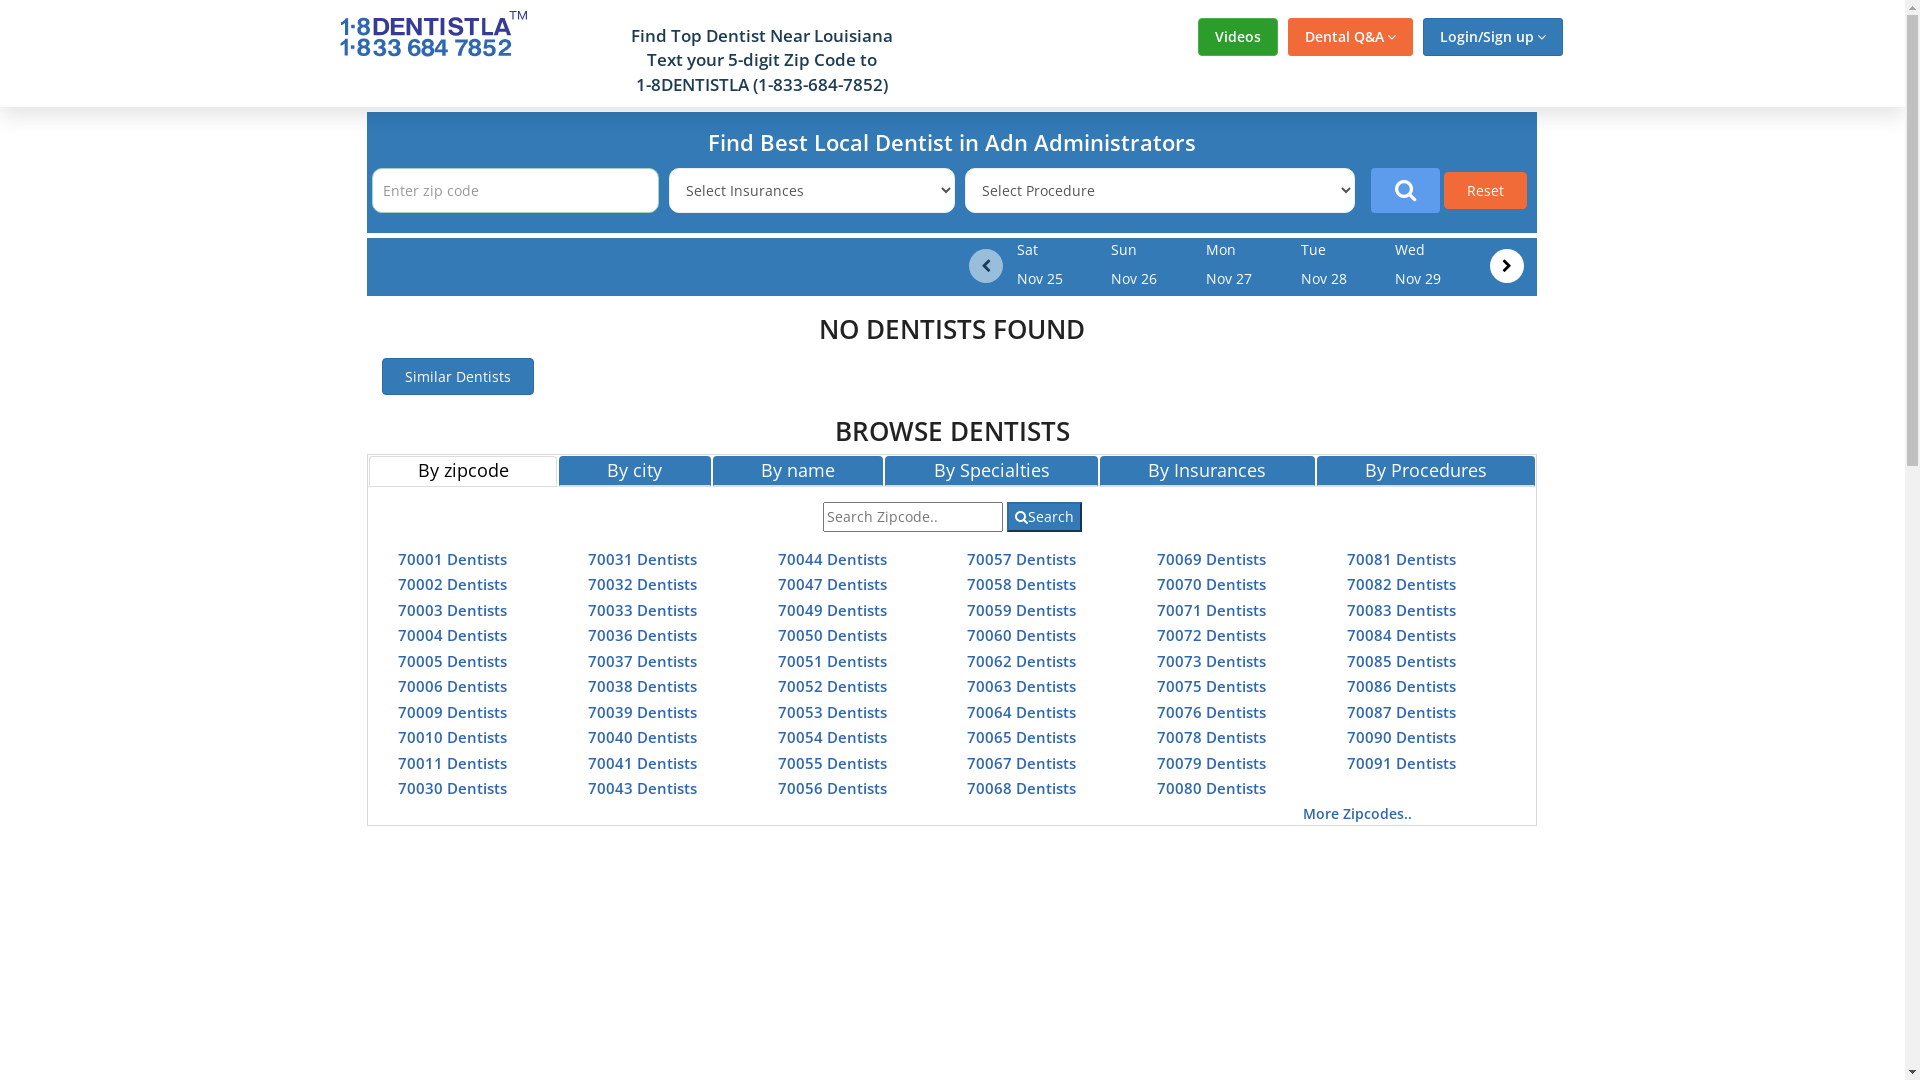 The image size is (1920, 1080). I want to click on 'Reset', so click(1485, 190).